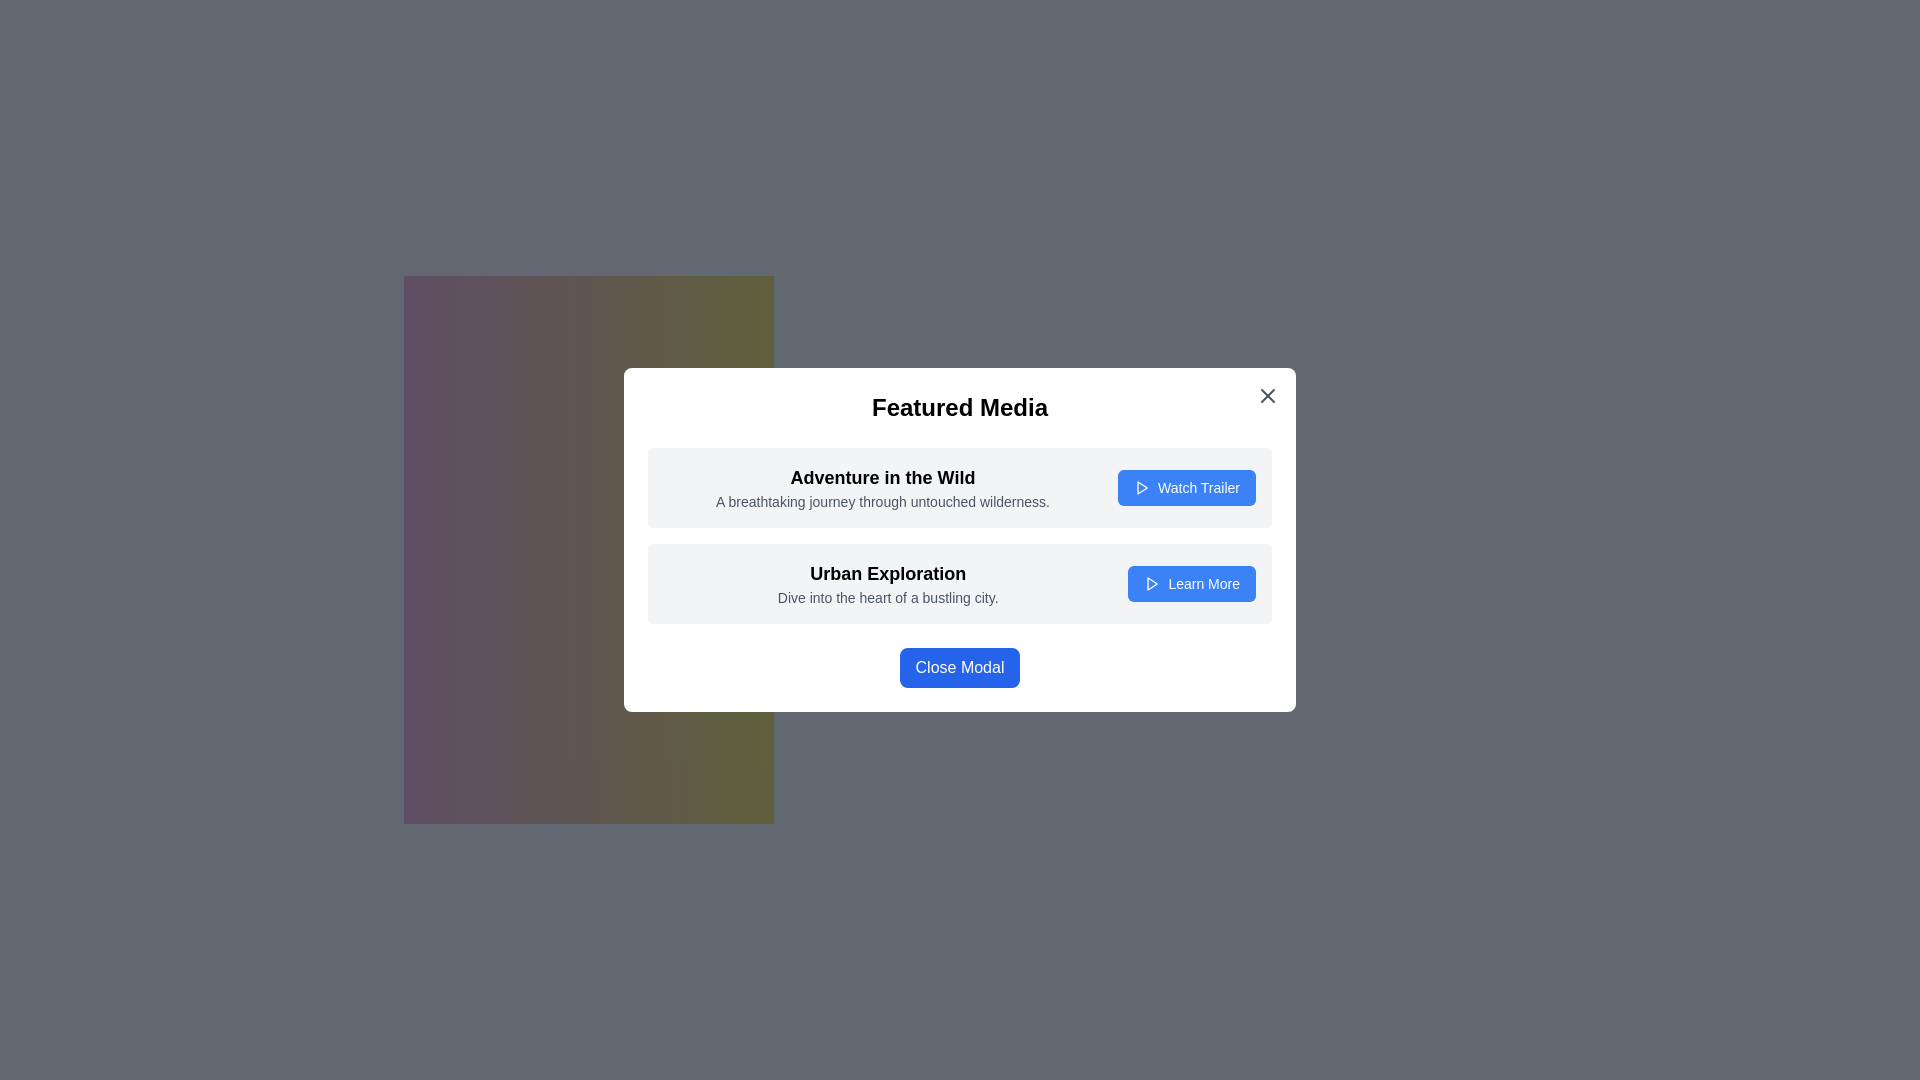 The height and width of the screenshot is (1080, 1920). I want to click on the text element displaying 'A breathtaking journey through untouched wilderness.' located underneath the title 'Adventure in the Wild.', so click(882, 500).